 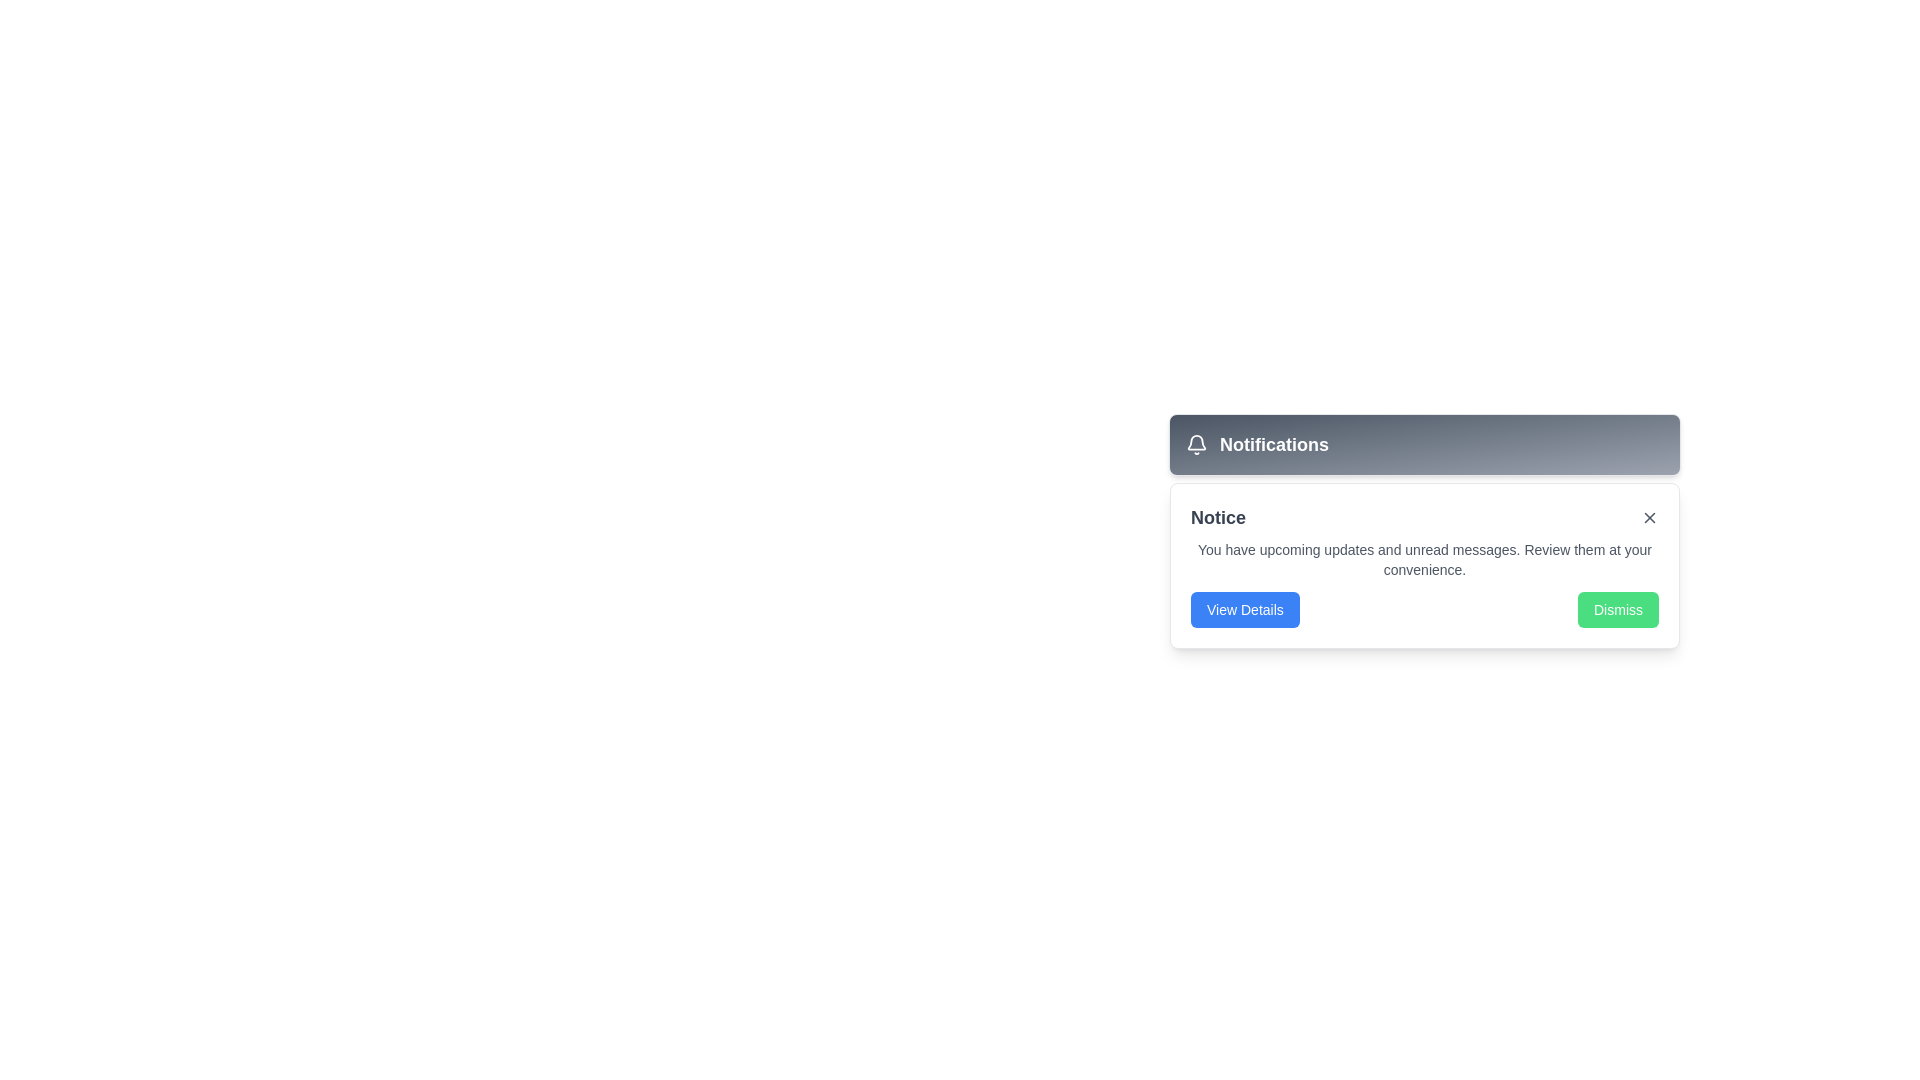 What do you see at coordinates (1196, 443) in the screenshot?
I see `the bell icon SVG graphic that is styled with a gray outline and hollow interior, located to the left of the 'Notifications' text` at bounding box center [1196, 443].